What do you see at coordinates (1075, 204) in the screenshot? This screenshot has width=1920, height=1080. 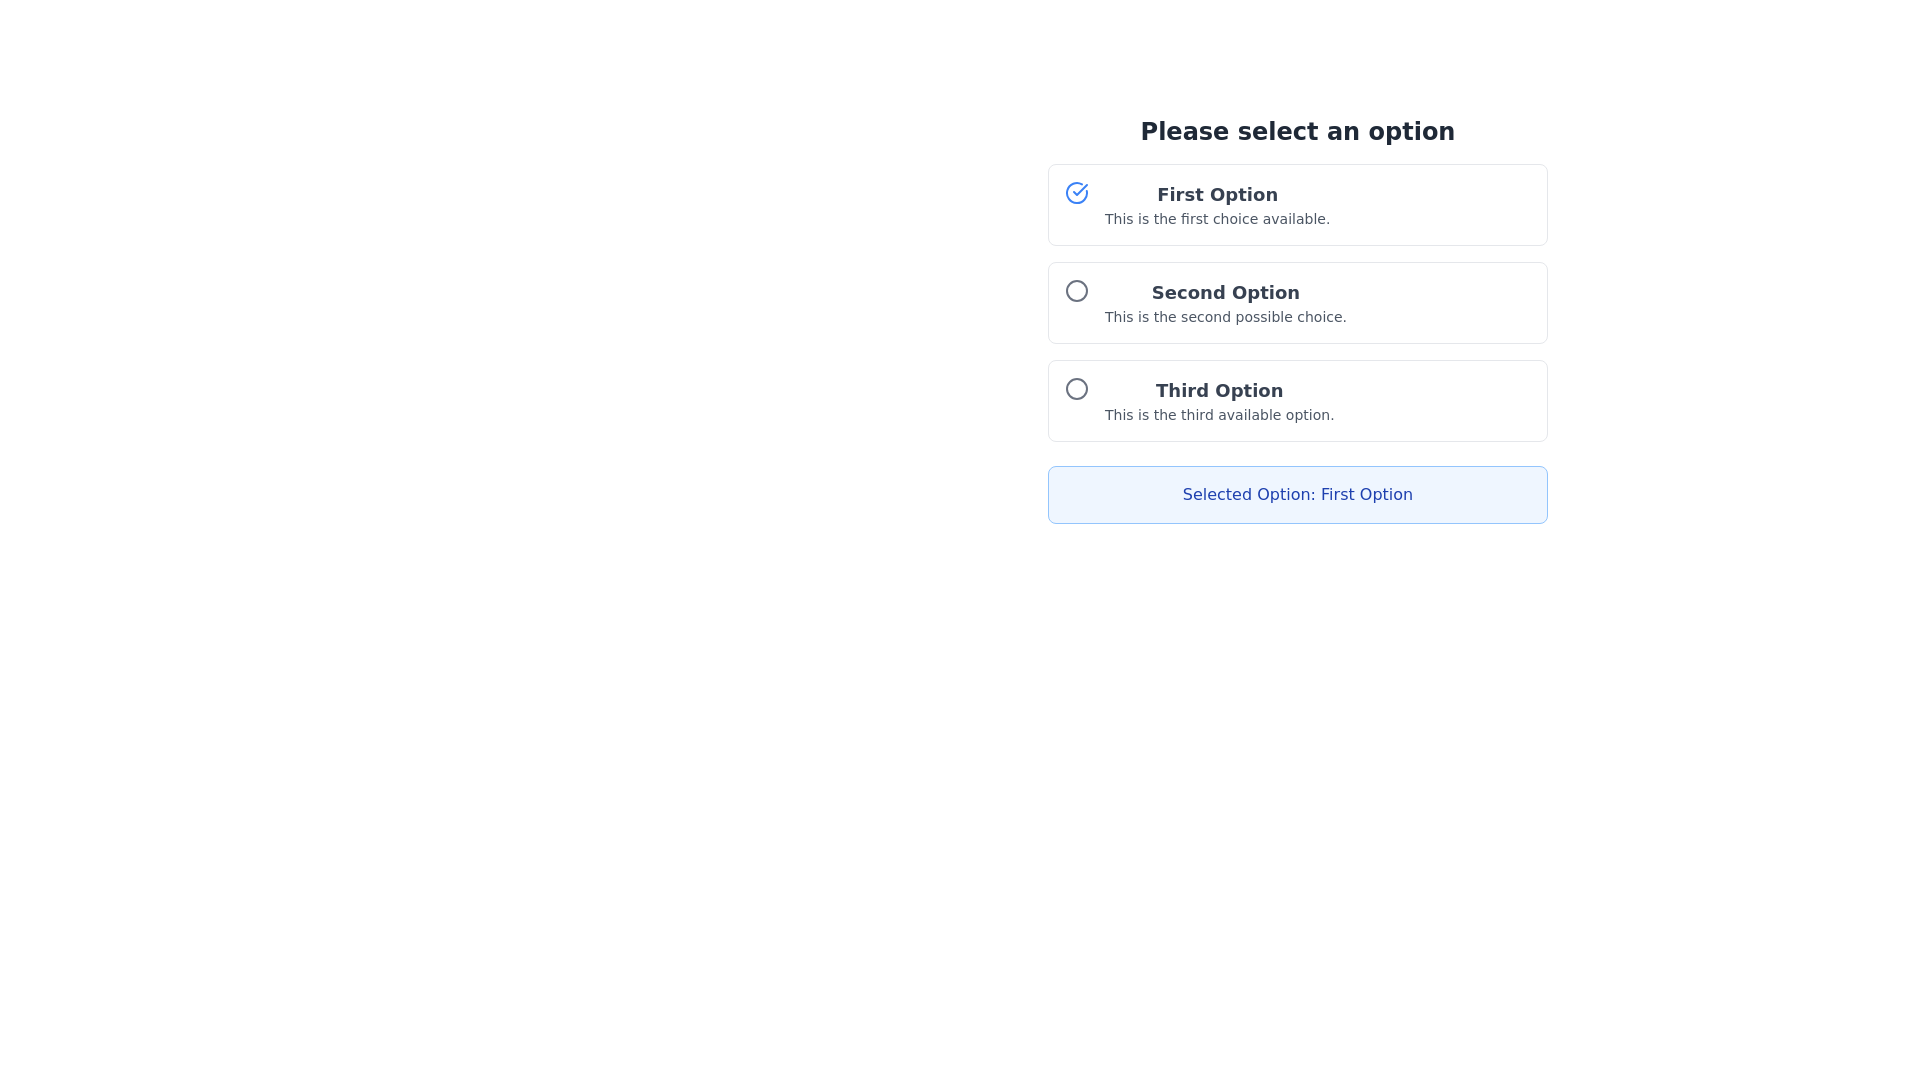 I see `the state change of the blue circle checkmark icon next to the 'First Option' label in the selection menu upon interactions` at bounding box center [1075, 204].